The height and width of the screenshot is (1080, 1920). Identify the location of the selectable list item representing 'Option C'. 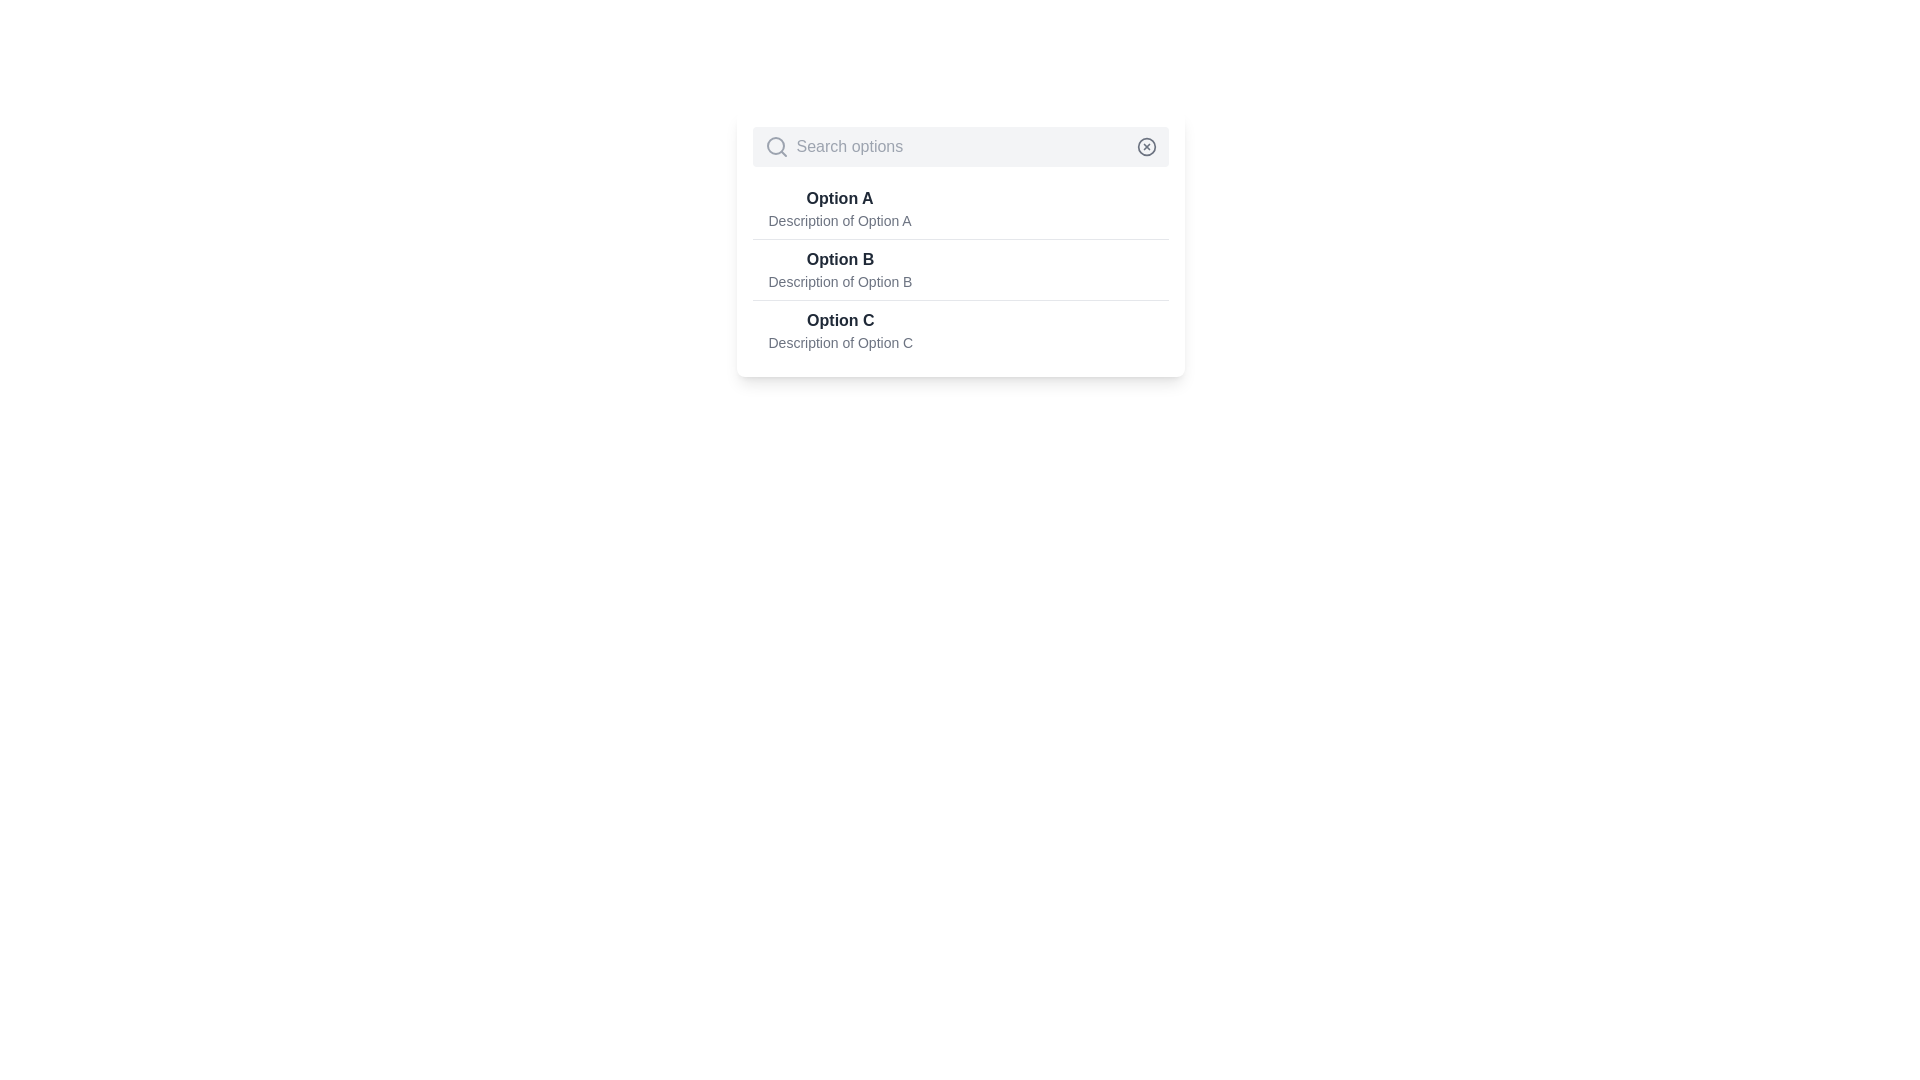
(960, 329).